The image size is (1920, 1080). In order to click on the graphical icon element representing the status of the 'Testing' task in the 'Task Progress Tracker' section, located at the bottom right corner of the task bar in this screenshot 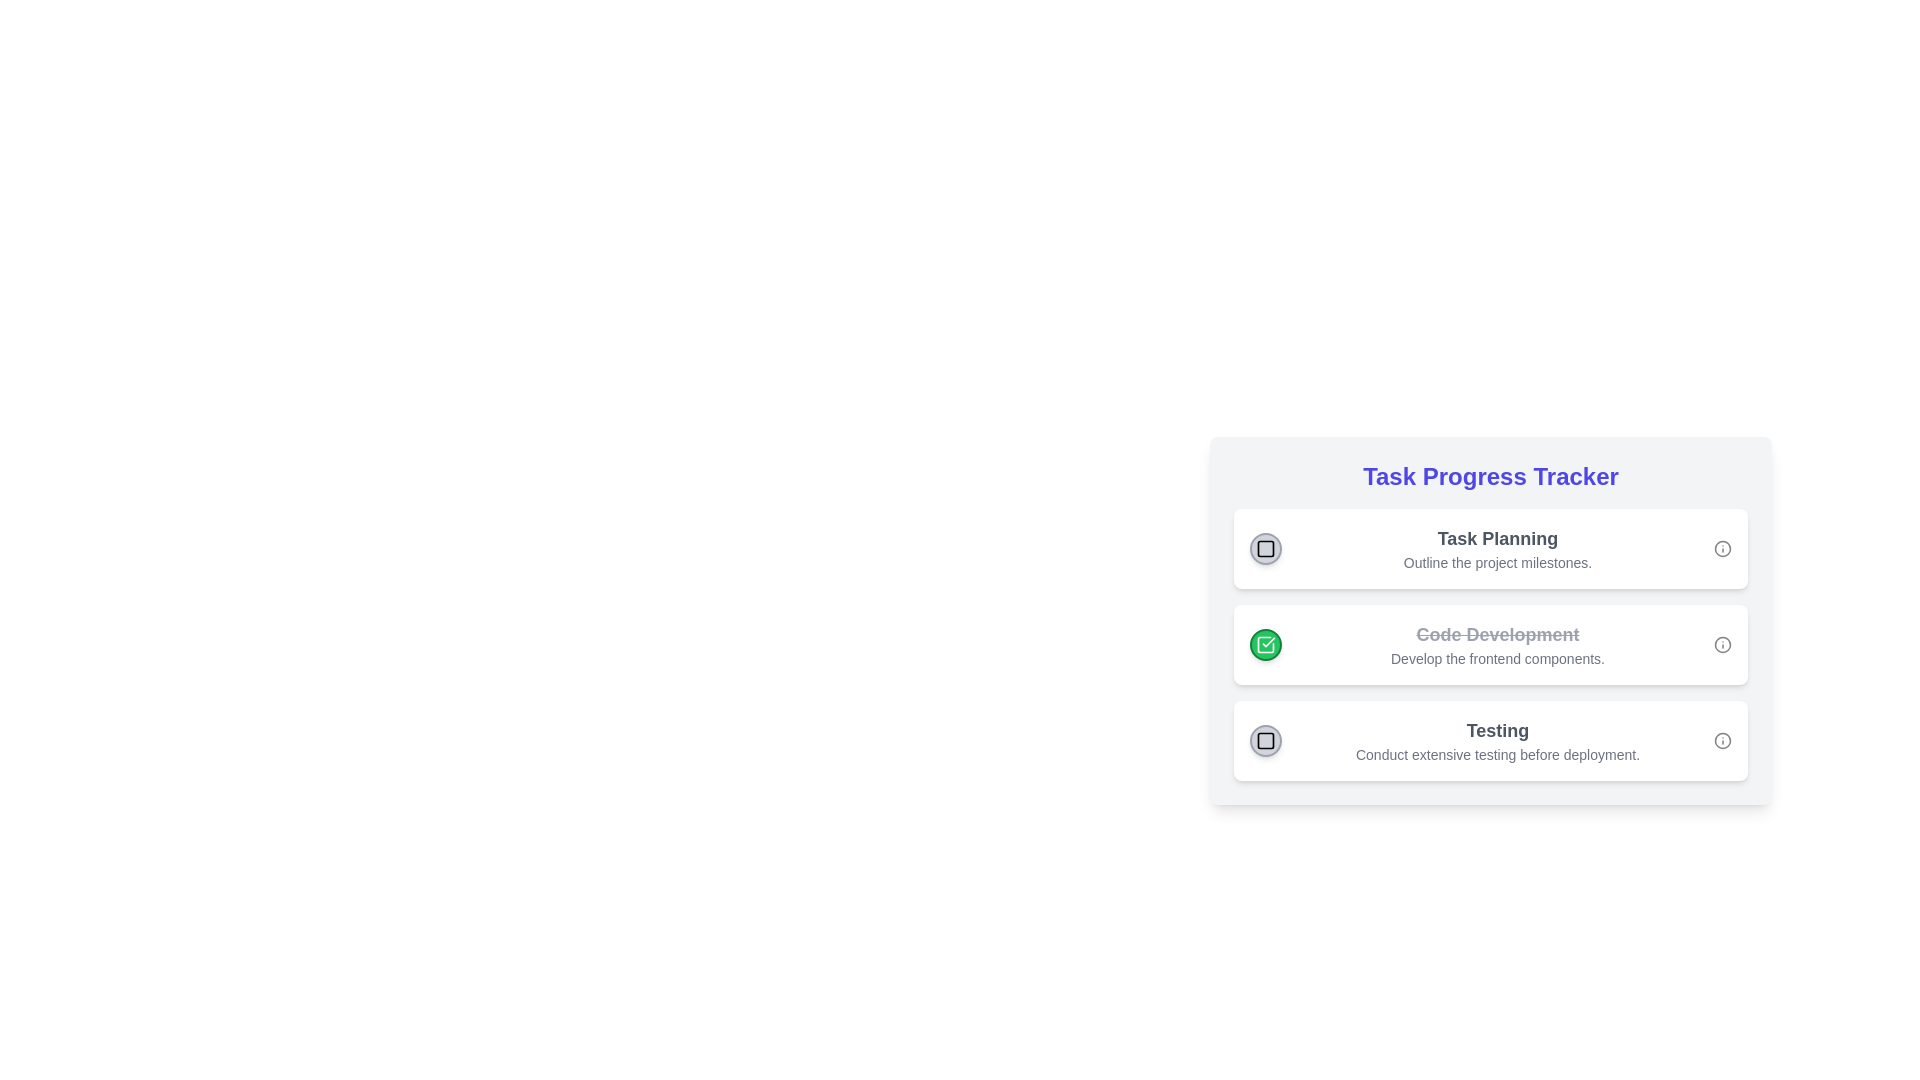, I will do `click(1722, 740)`.